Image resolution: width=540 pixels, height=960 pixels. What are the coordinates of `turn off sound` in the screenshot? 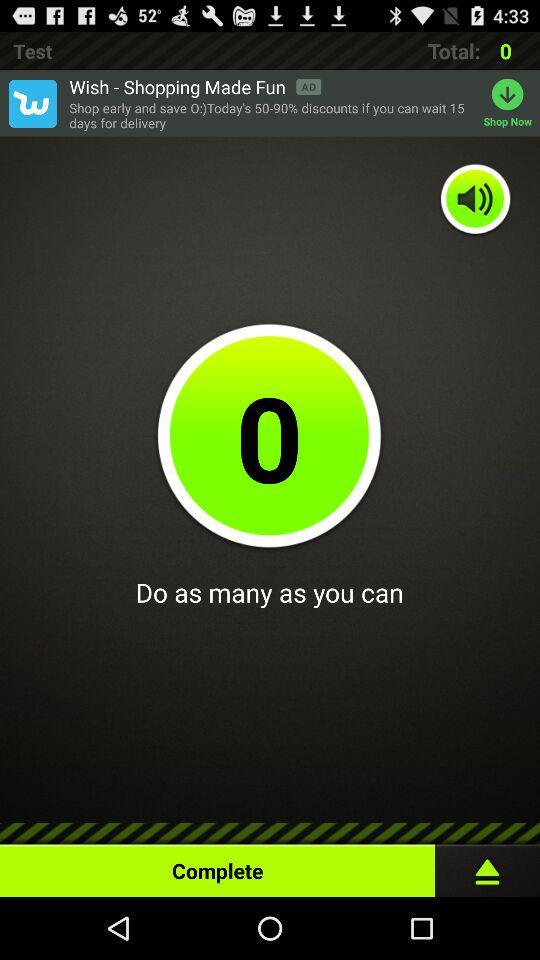 It's located at (475, 200).